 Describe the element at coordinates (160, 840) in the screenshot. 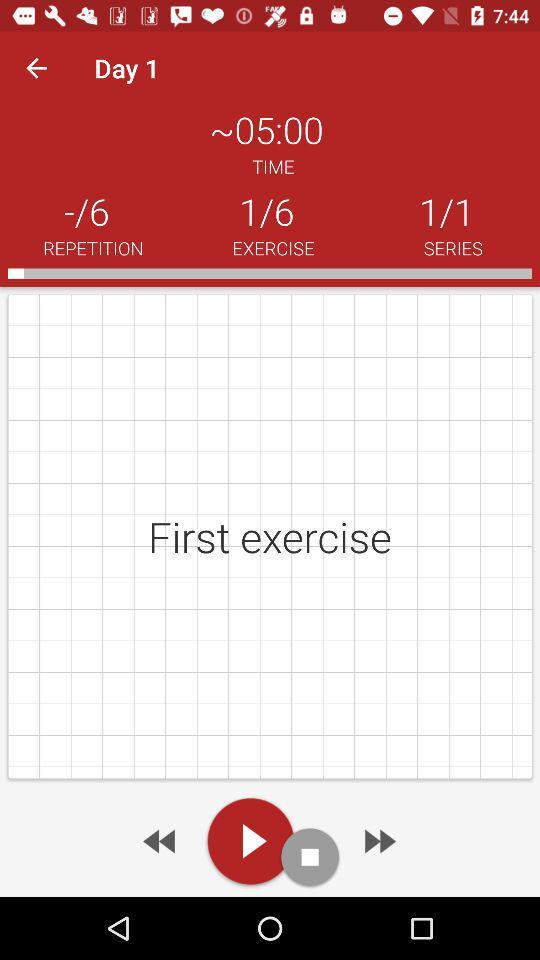

I see `previous` at that location.